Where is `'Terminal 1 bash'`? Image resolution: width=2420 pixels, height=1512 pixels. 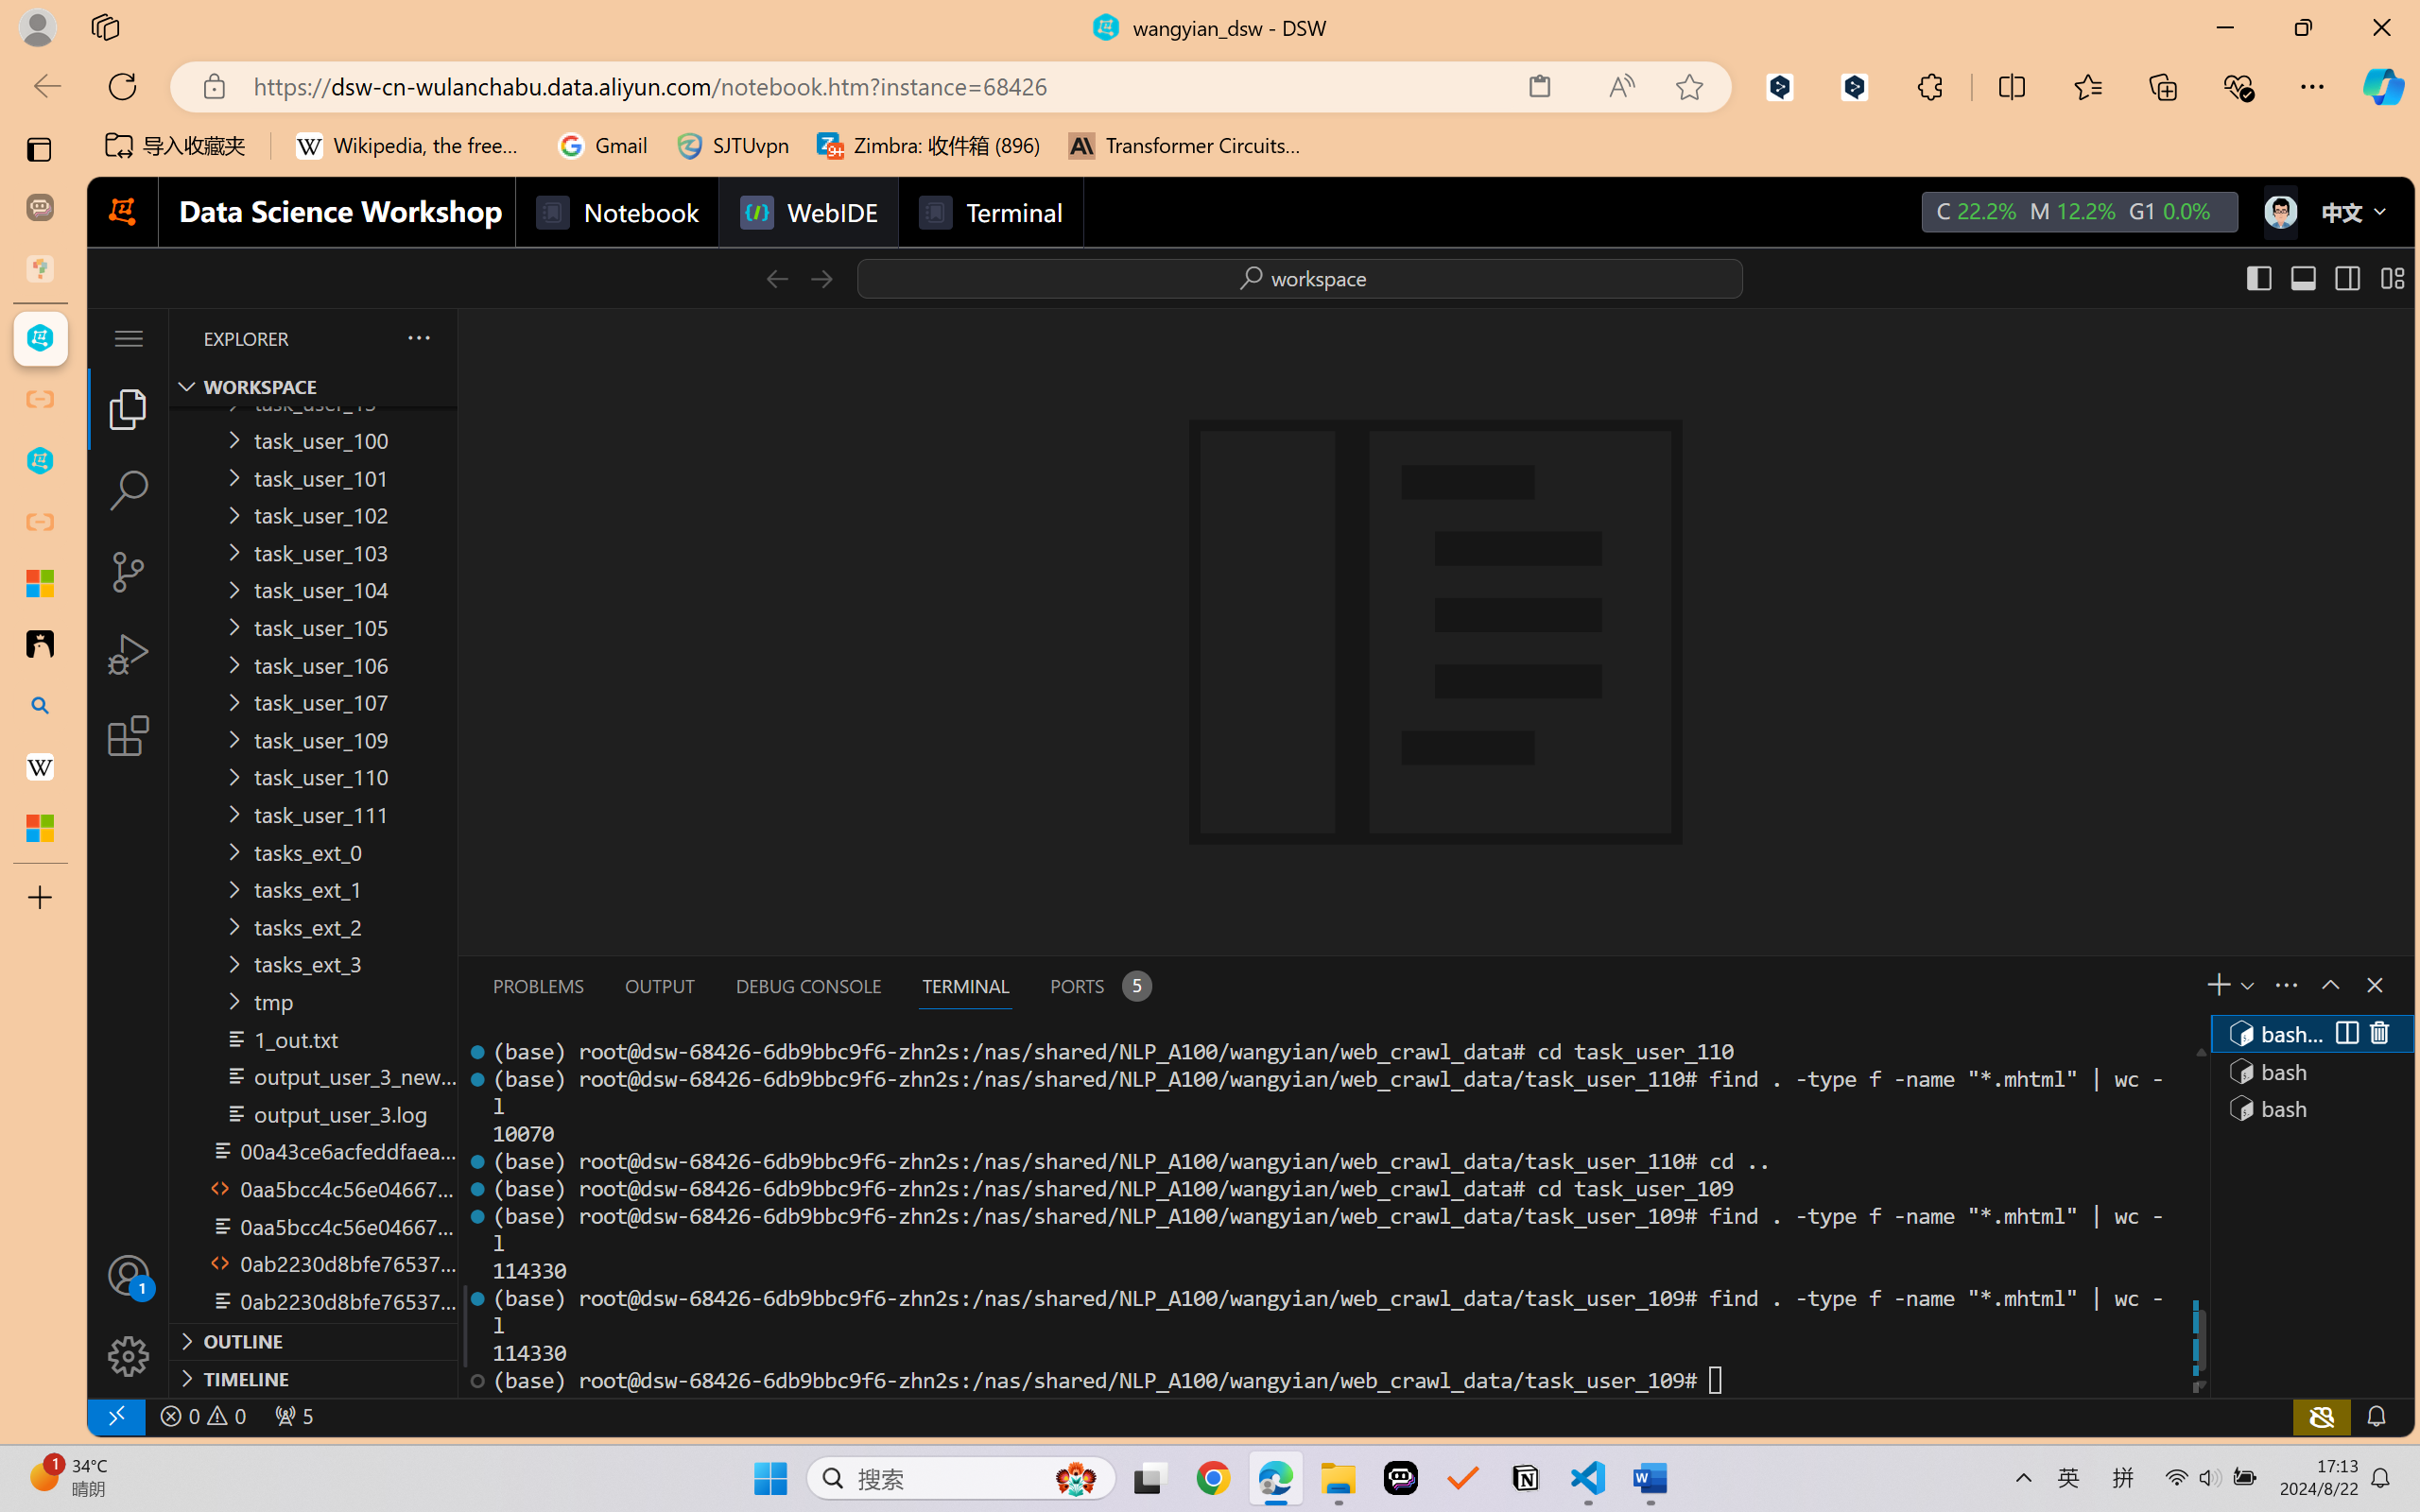
'Terminal 1 bash' is located at coordinates (2309, 1033).